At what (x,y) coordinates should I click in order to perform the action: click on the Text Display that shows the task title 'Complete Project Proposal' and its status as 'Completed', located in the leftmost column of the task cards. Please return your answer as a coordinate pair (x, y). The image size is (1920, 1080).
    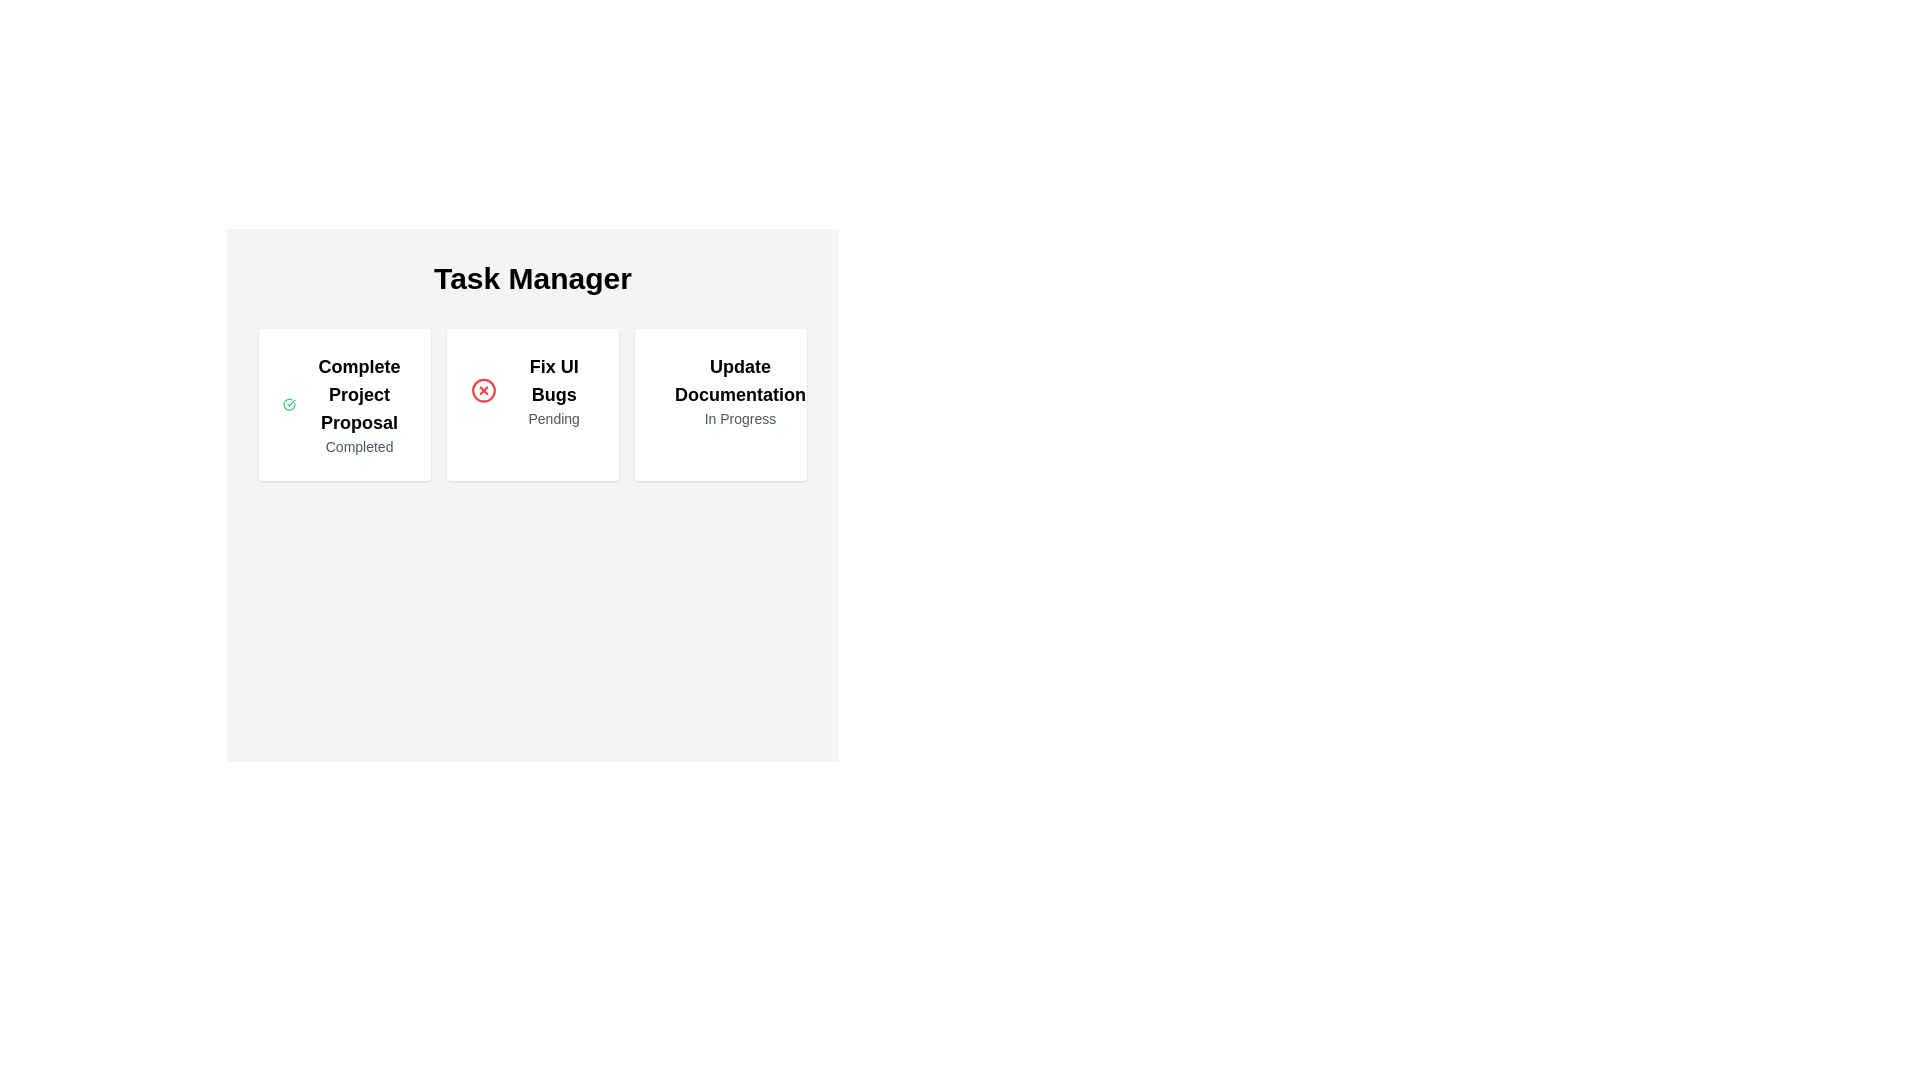
    Looking at the image, I should click on (359, 405).